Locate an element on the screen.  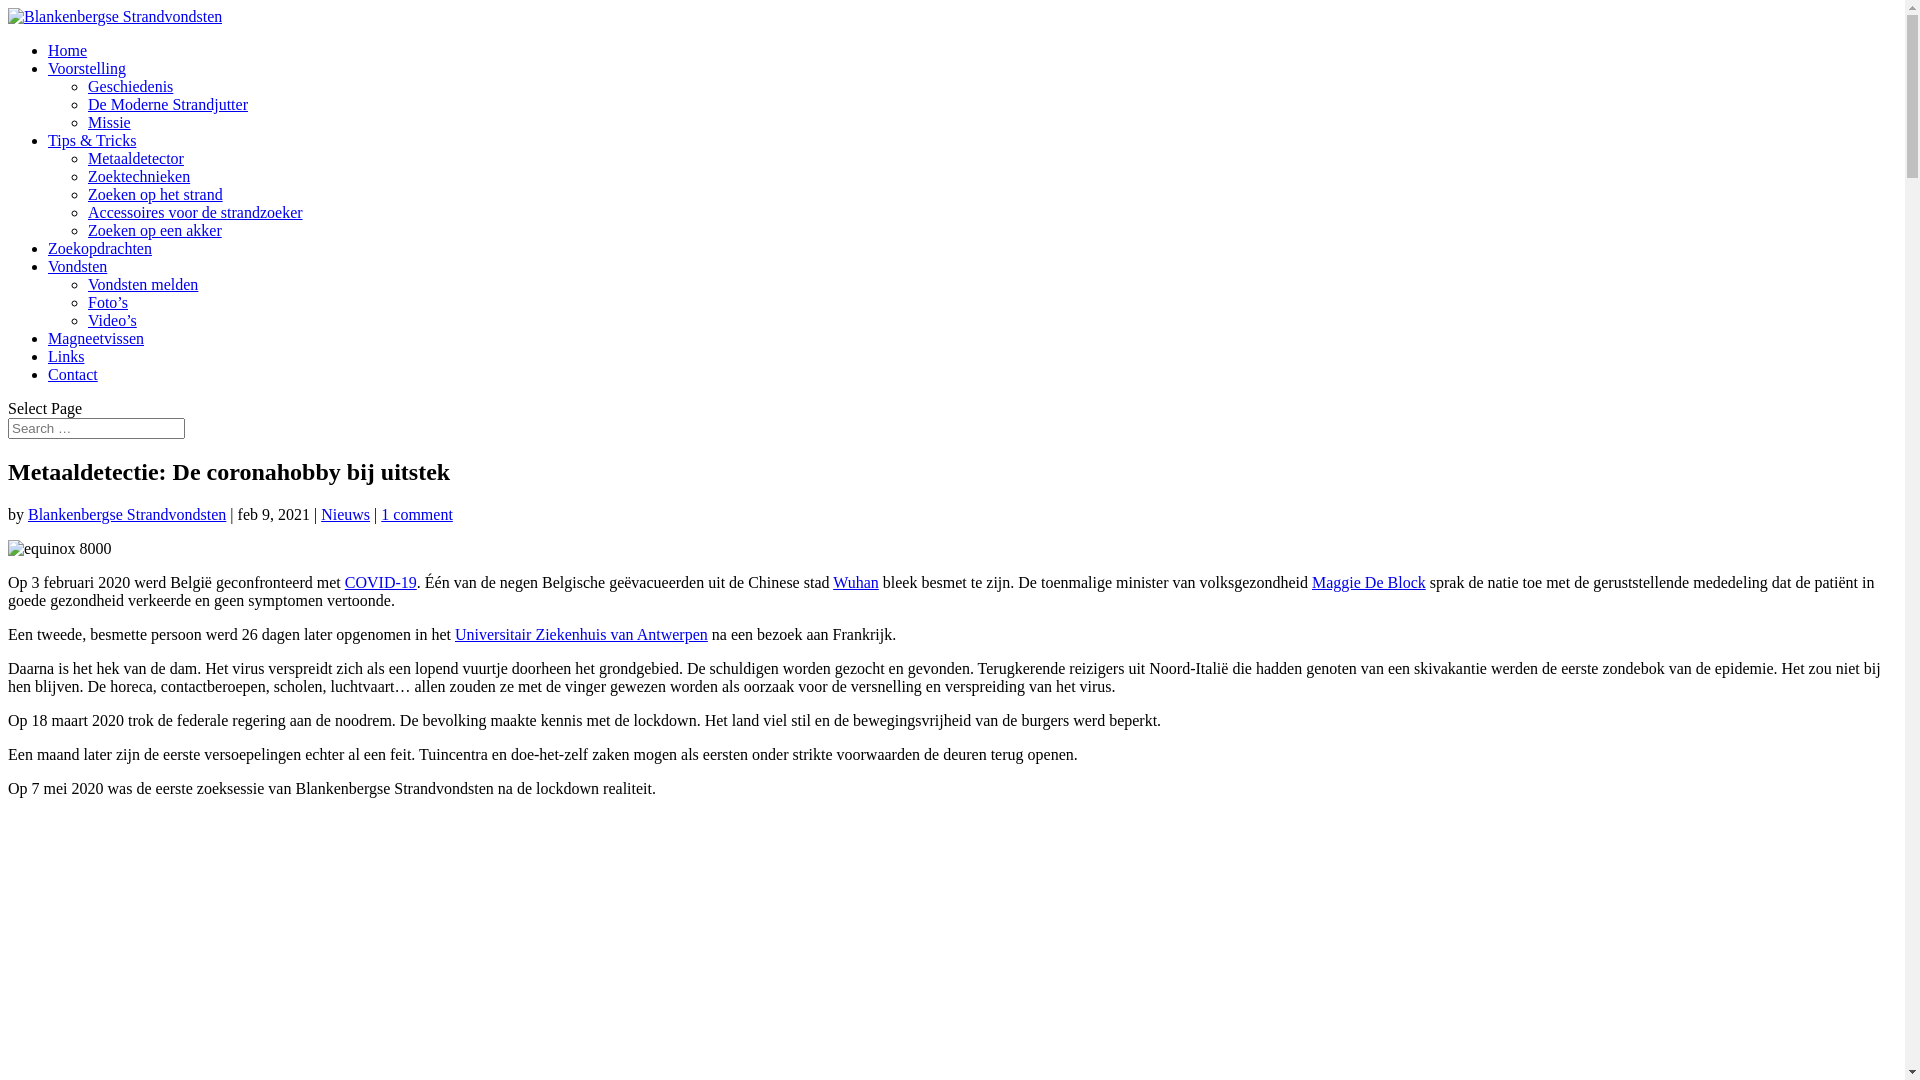
'COVID-19' is located at coordinates (345, 582).